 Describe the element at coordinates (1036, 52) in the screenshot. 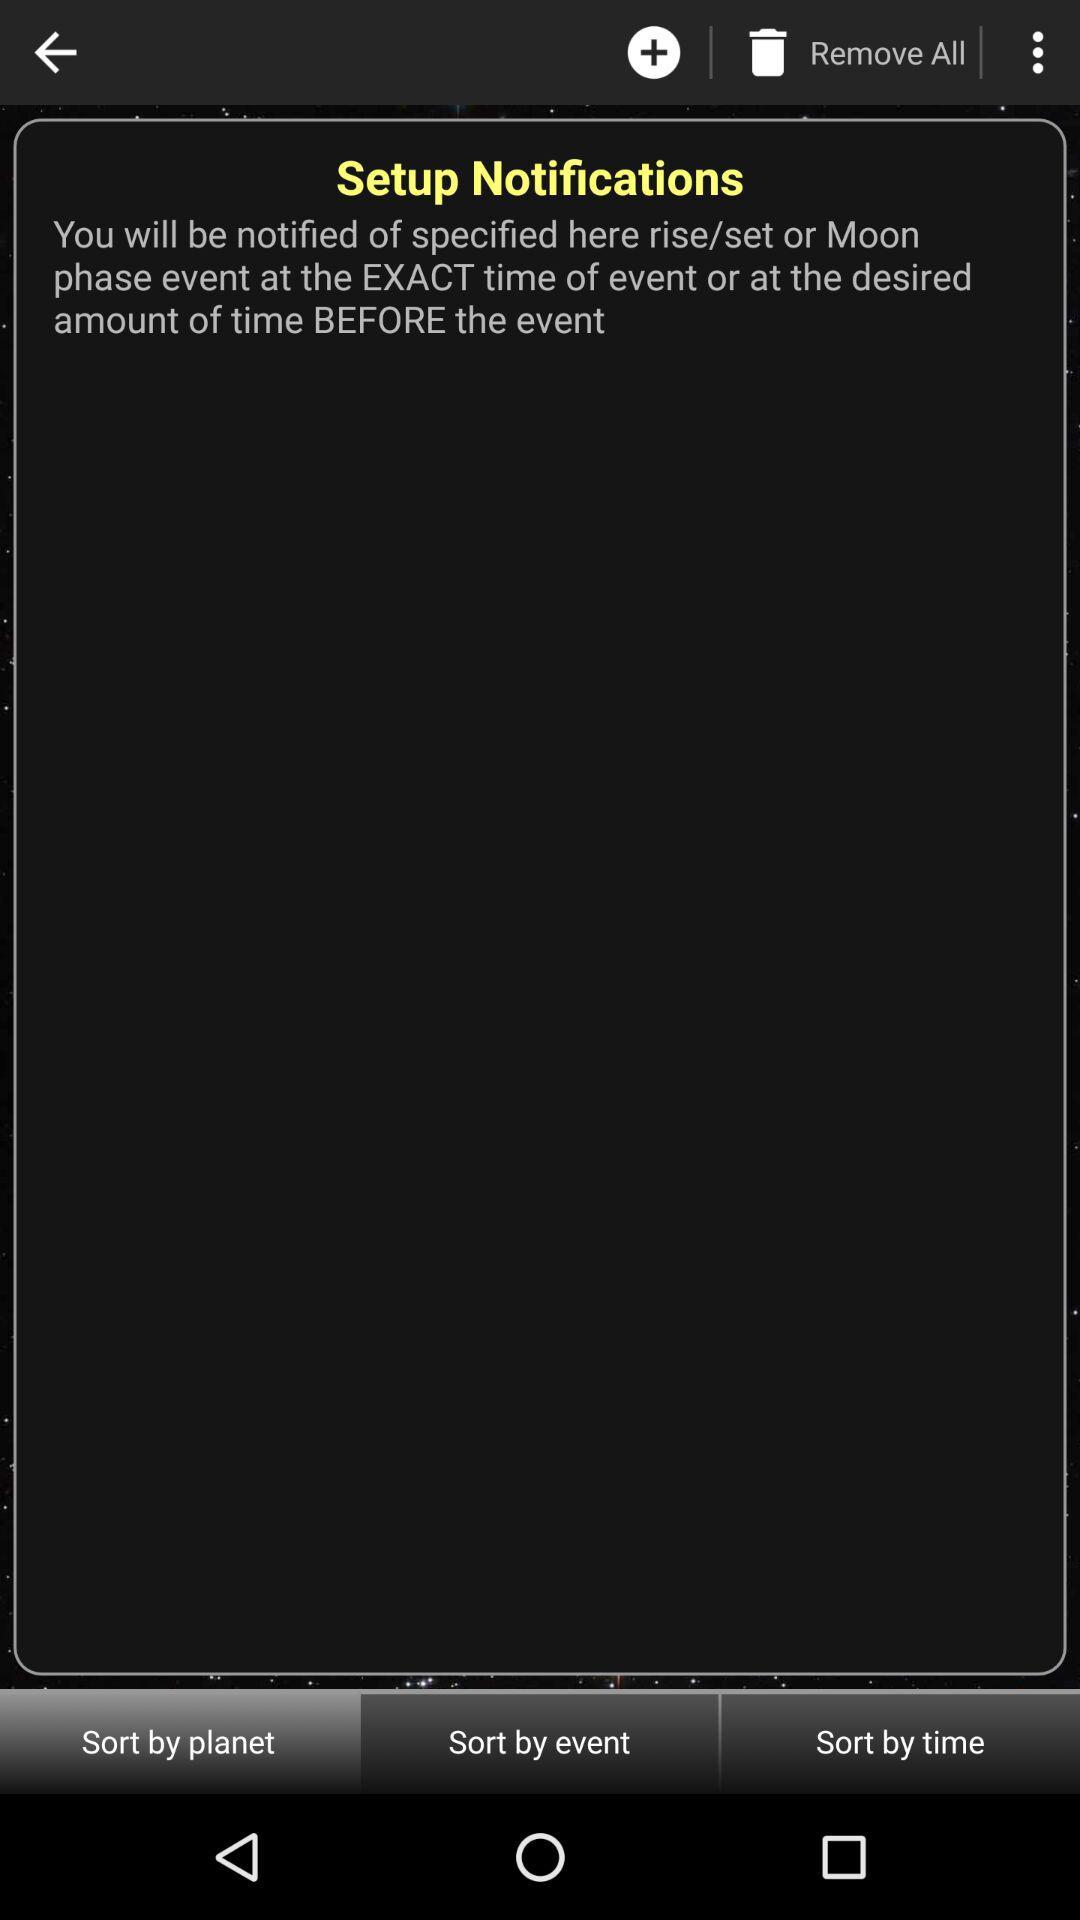

I see `icon above the you will be item` at that location.